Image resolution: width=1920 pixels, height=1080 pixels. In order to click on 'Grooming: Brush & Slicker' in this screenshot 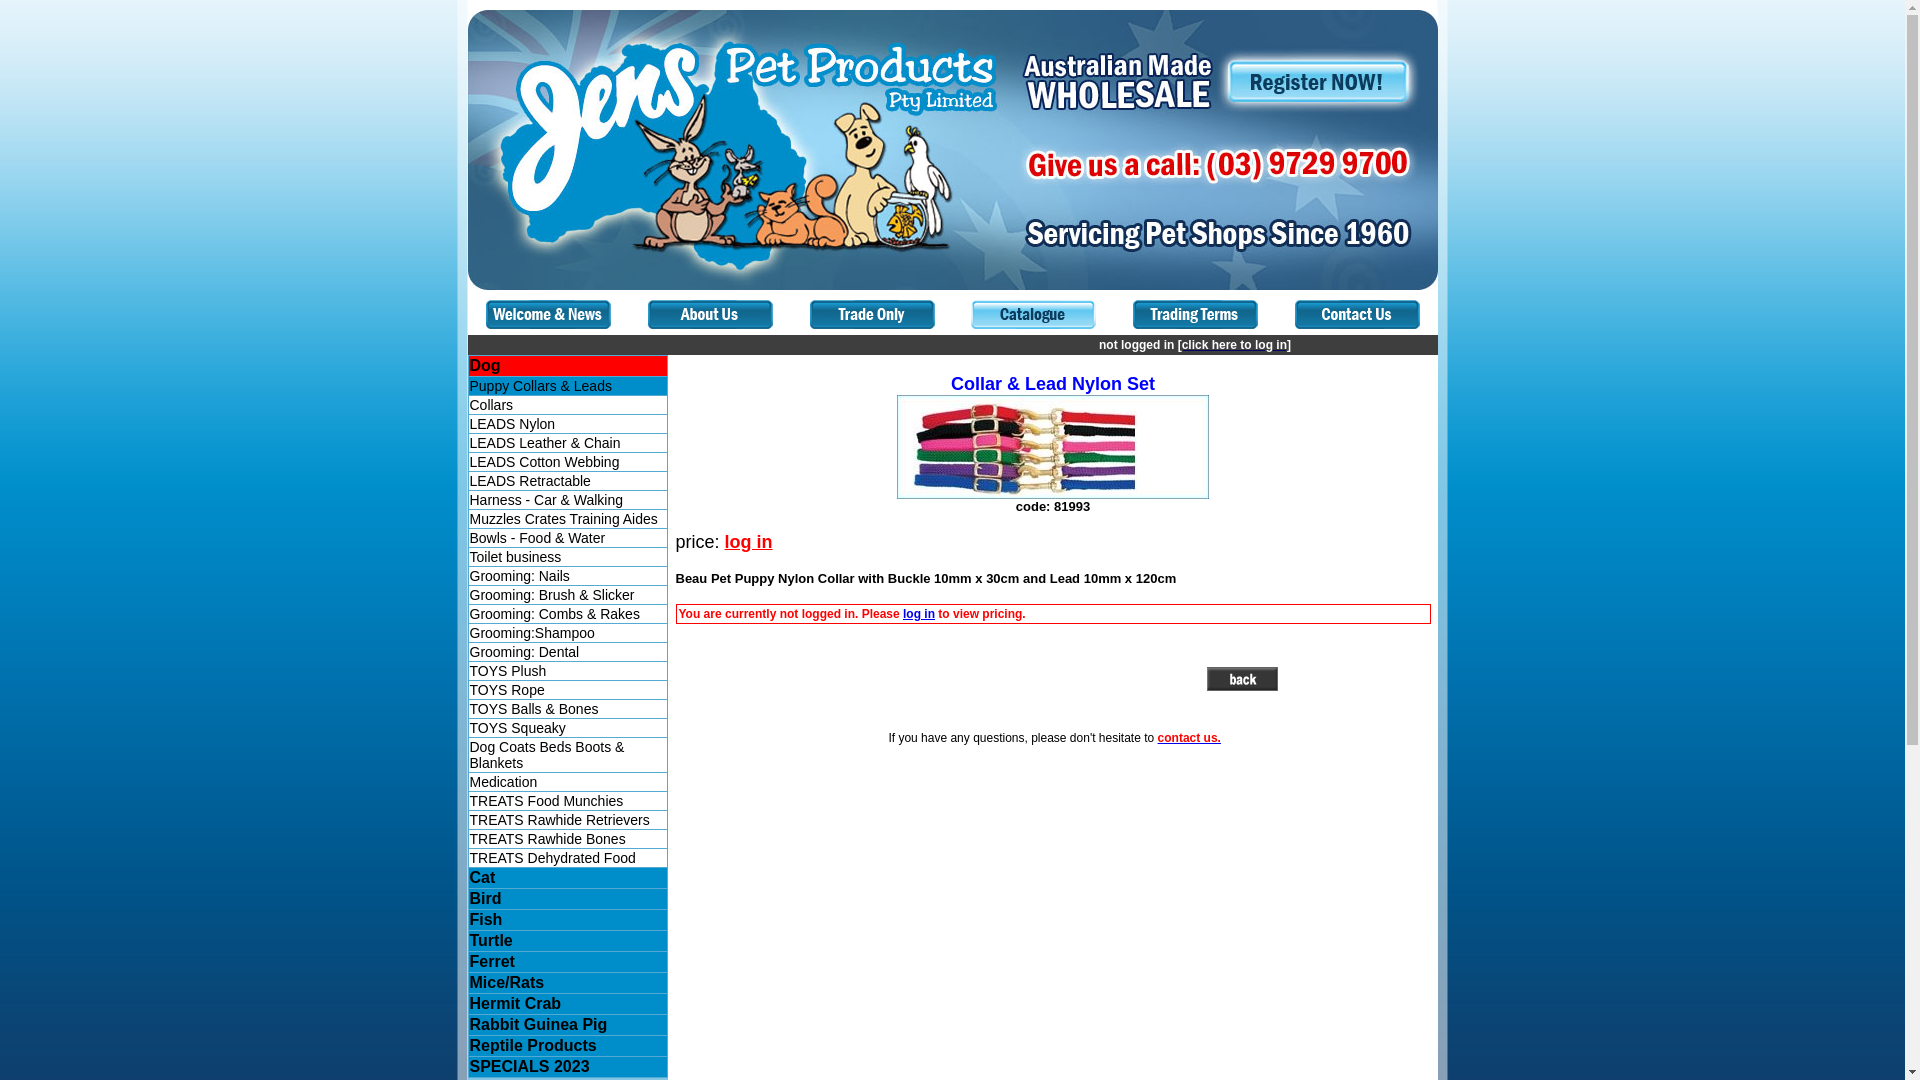, I will do `click(552, 593)`.